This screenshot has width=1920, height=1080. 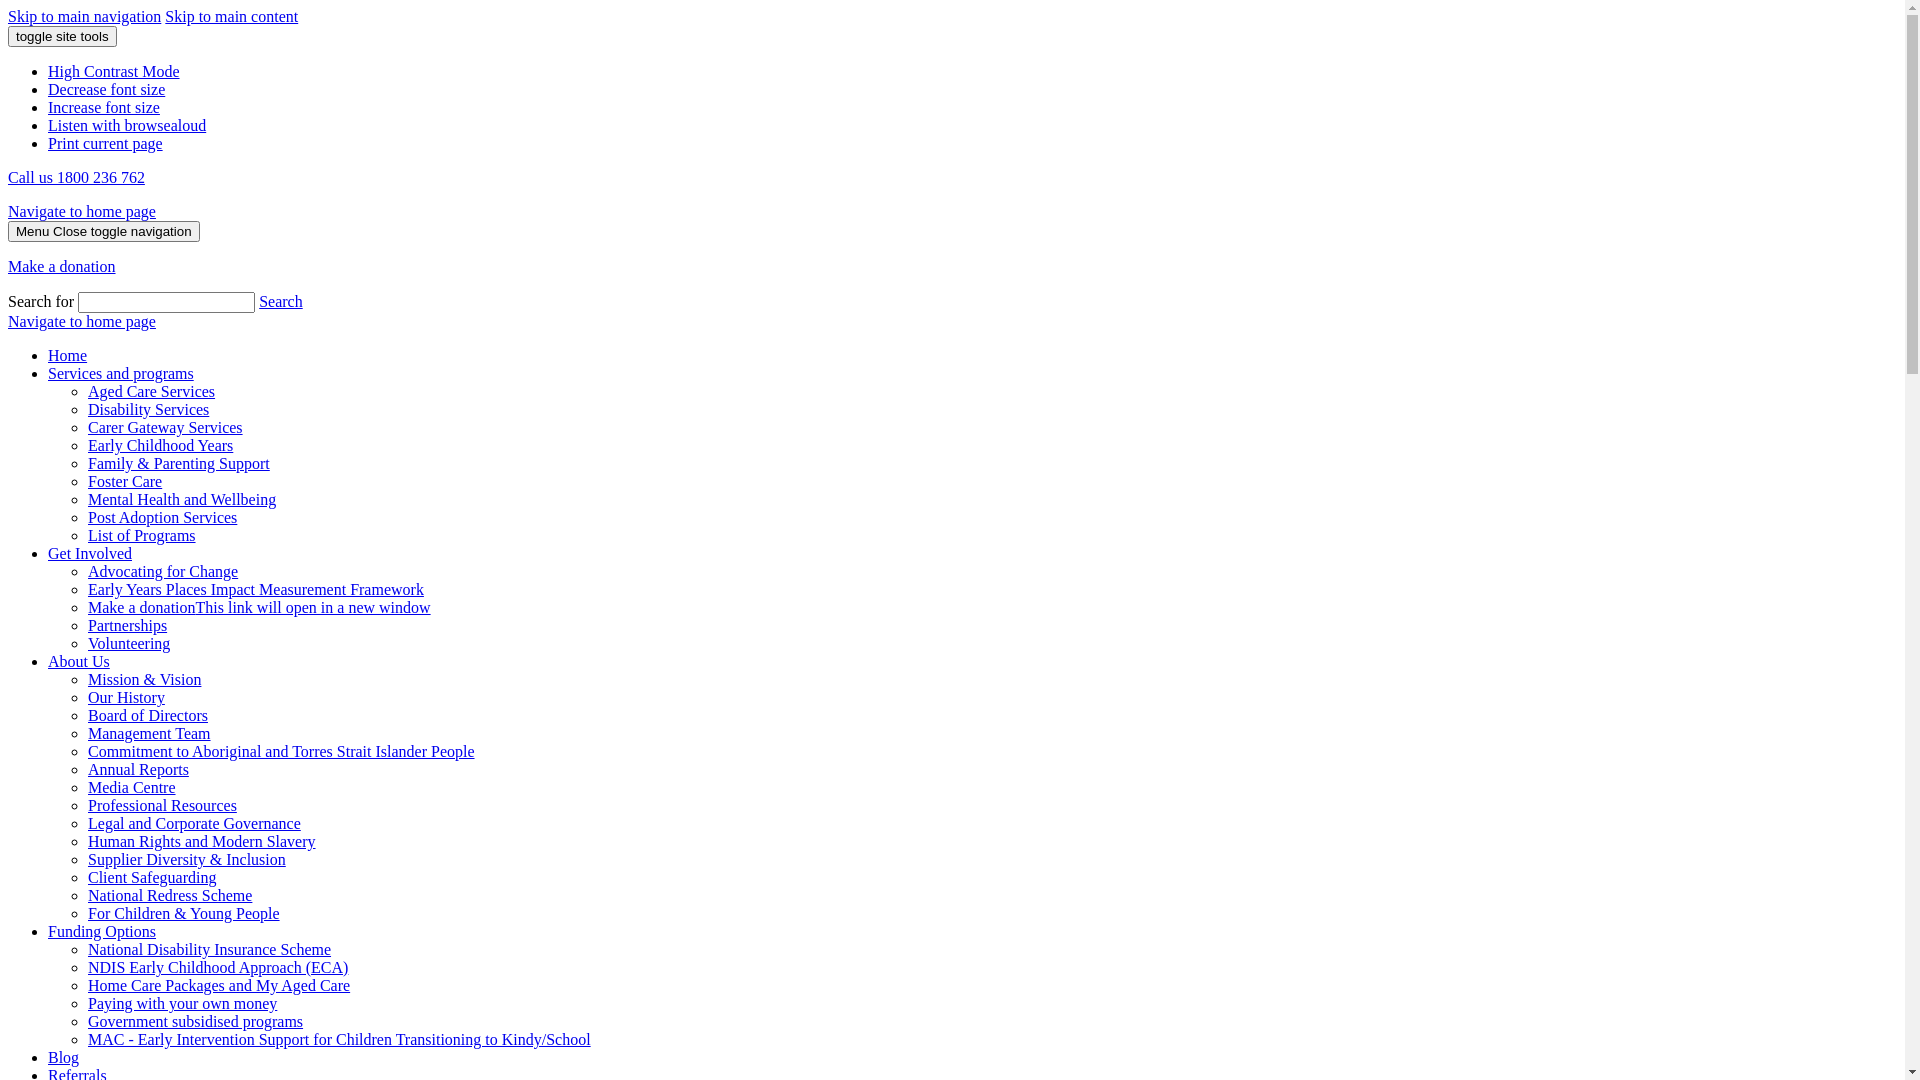 What do you see at coordinates (169, 894) in the screenshot?
I see `'National Redress Scheme'` at bounding box center [169, 894].